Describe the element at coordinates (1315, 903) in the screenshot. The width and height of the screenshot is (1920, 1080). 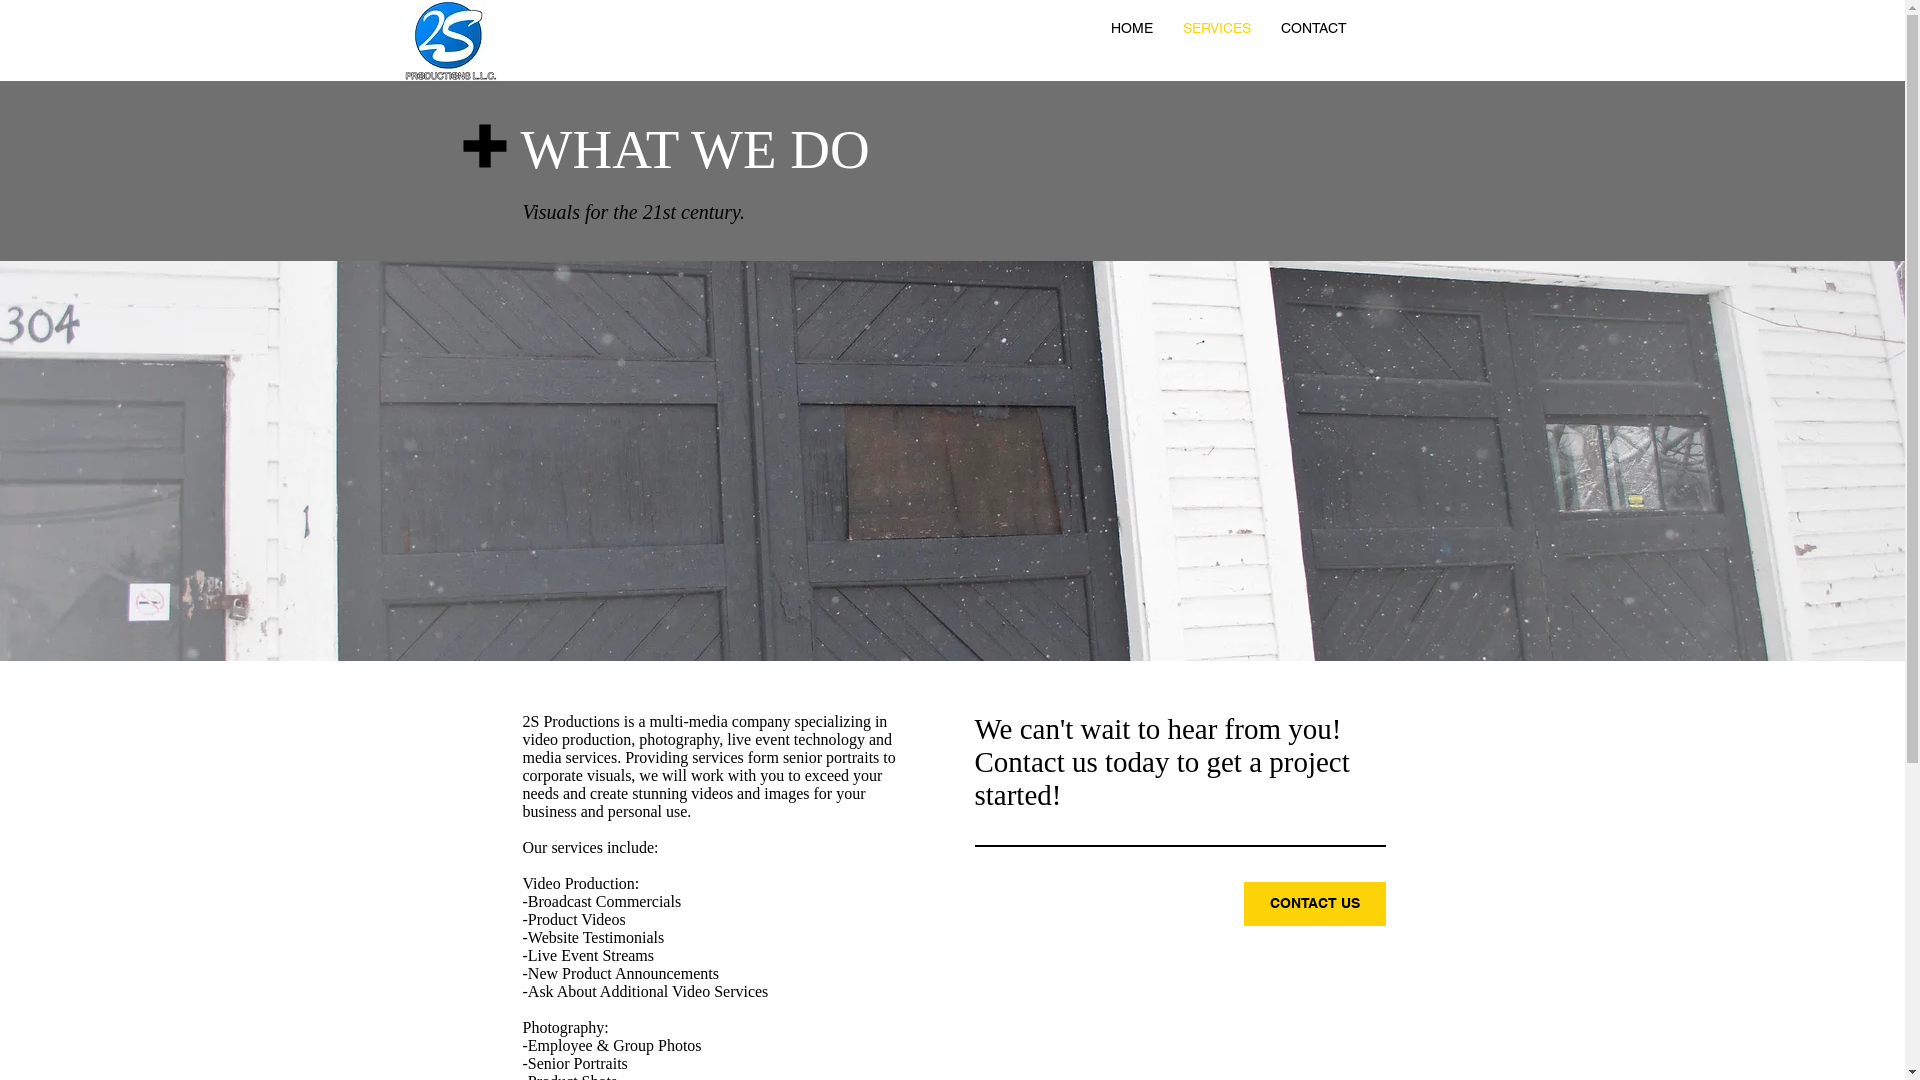
I see `'CONTACT US'` at that location.